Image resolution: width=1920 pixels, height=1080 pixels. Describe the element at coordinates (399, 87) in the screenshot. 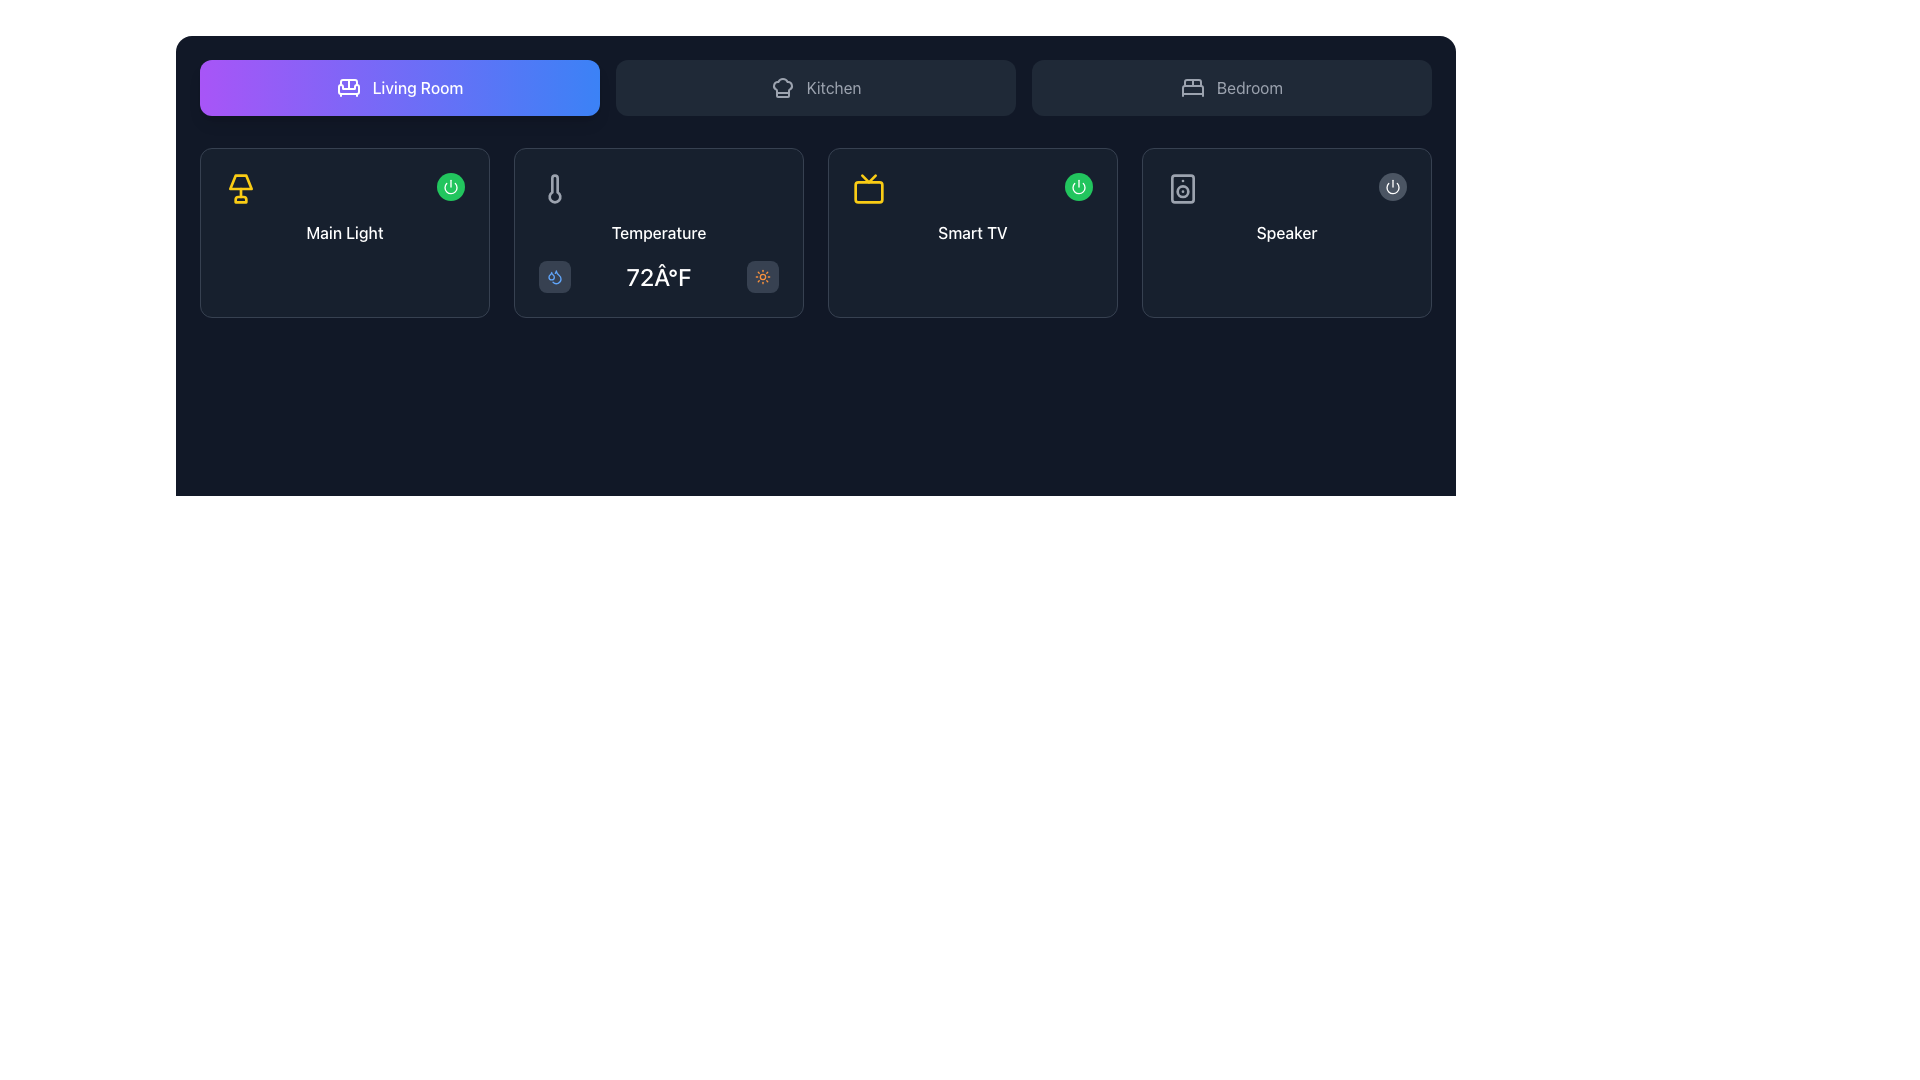

I see `the 'Living Room' button using keyboard navigation` at that location.